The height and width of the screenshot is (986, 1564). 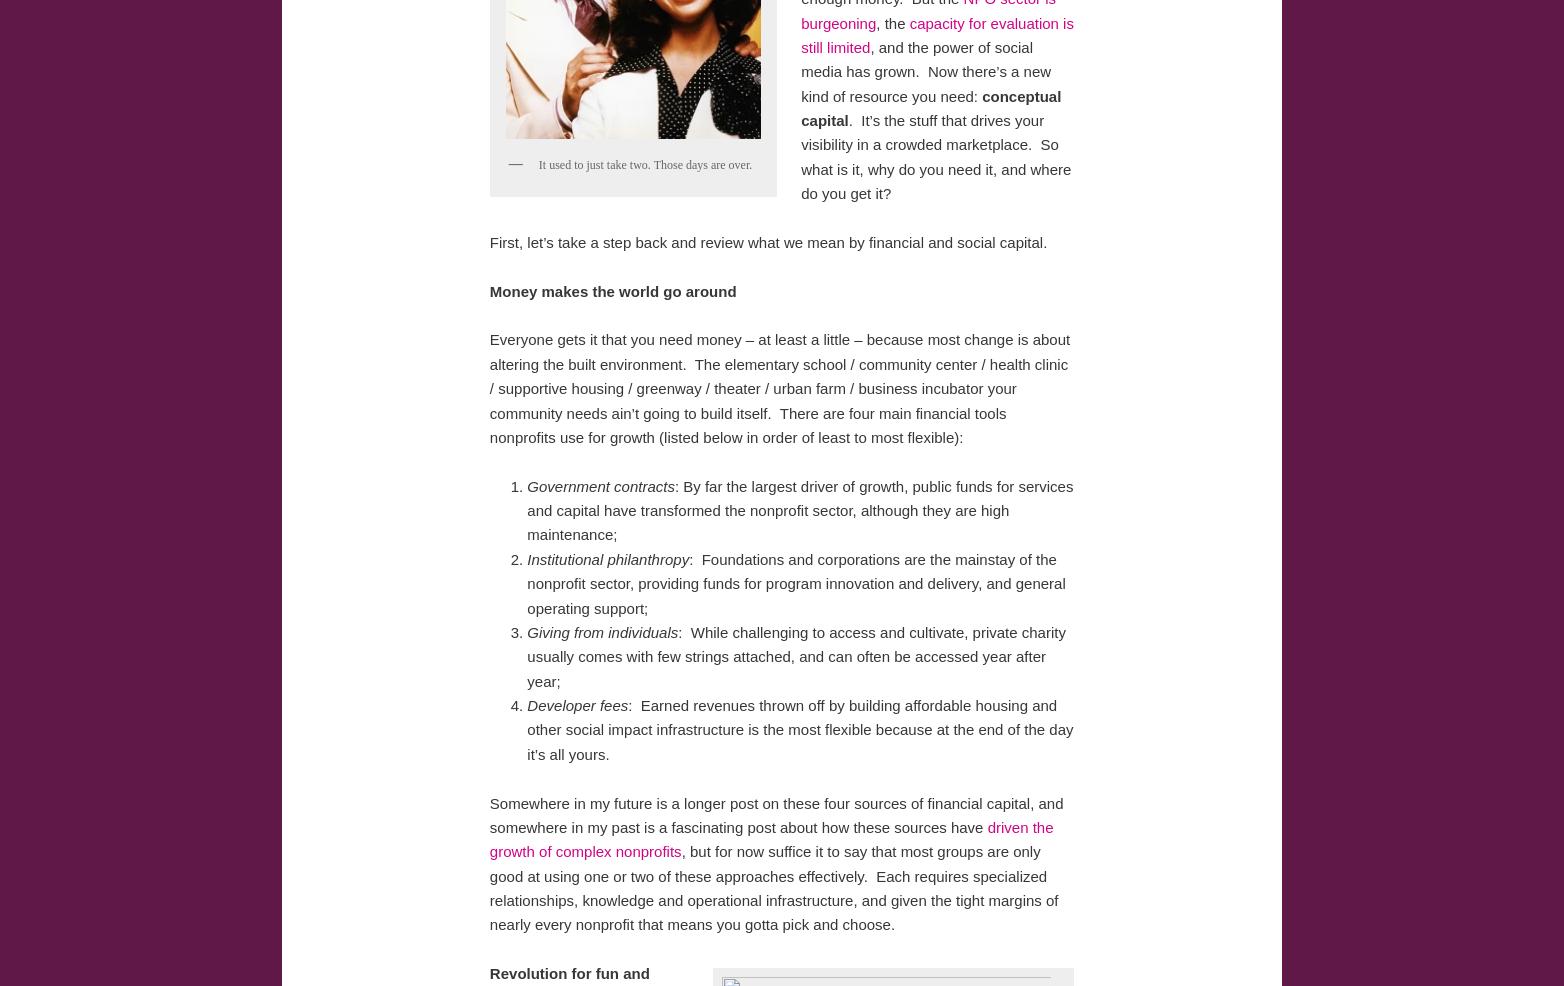 What do you see at coordinates (770, 837) in the screenshot?
I see `'driven the growth of complex nonprofits'` at bounding box center [770, 837].